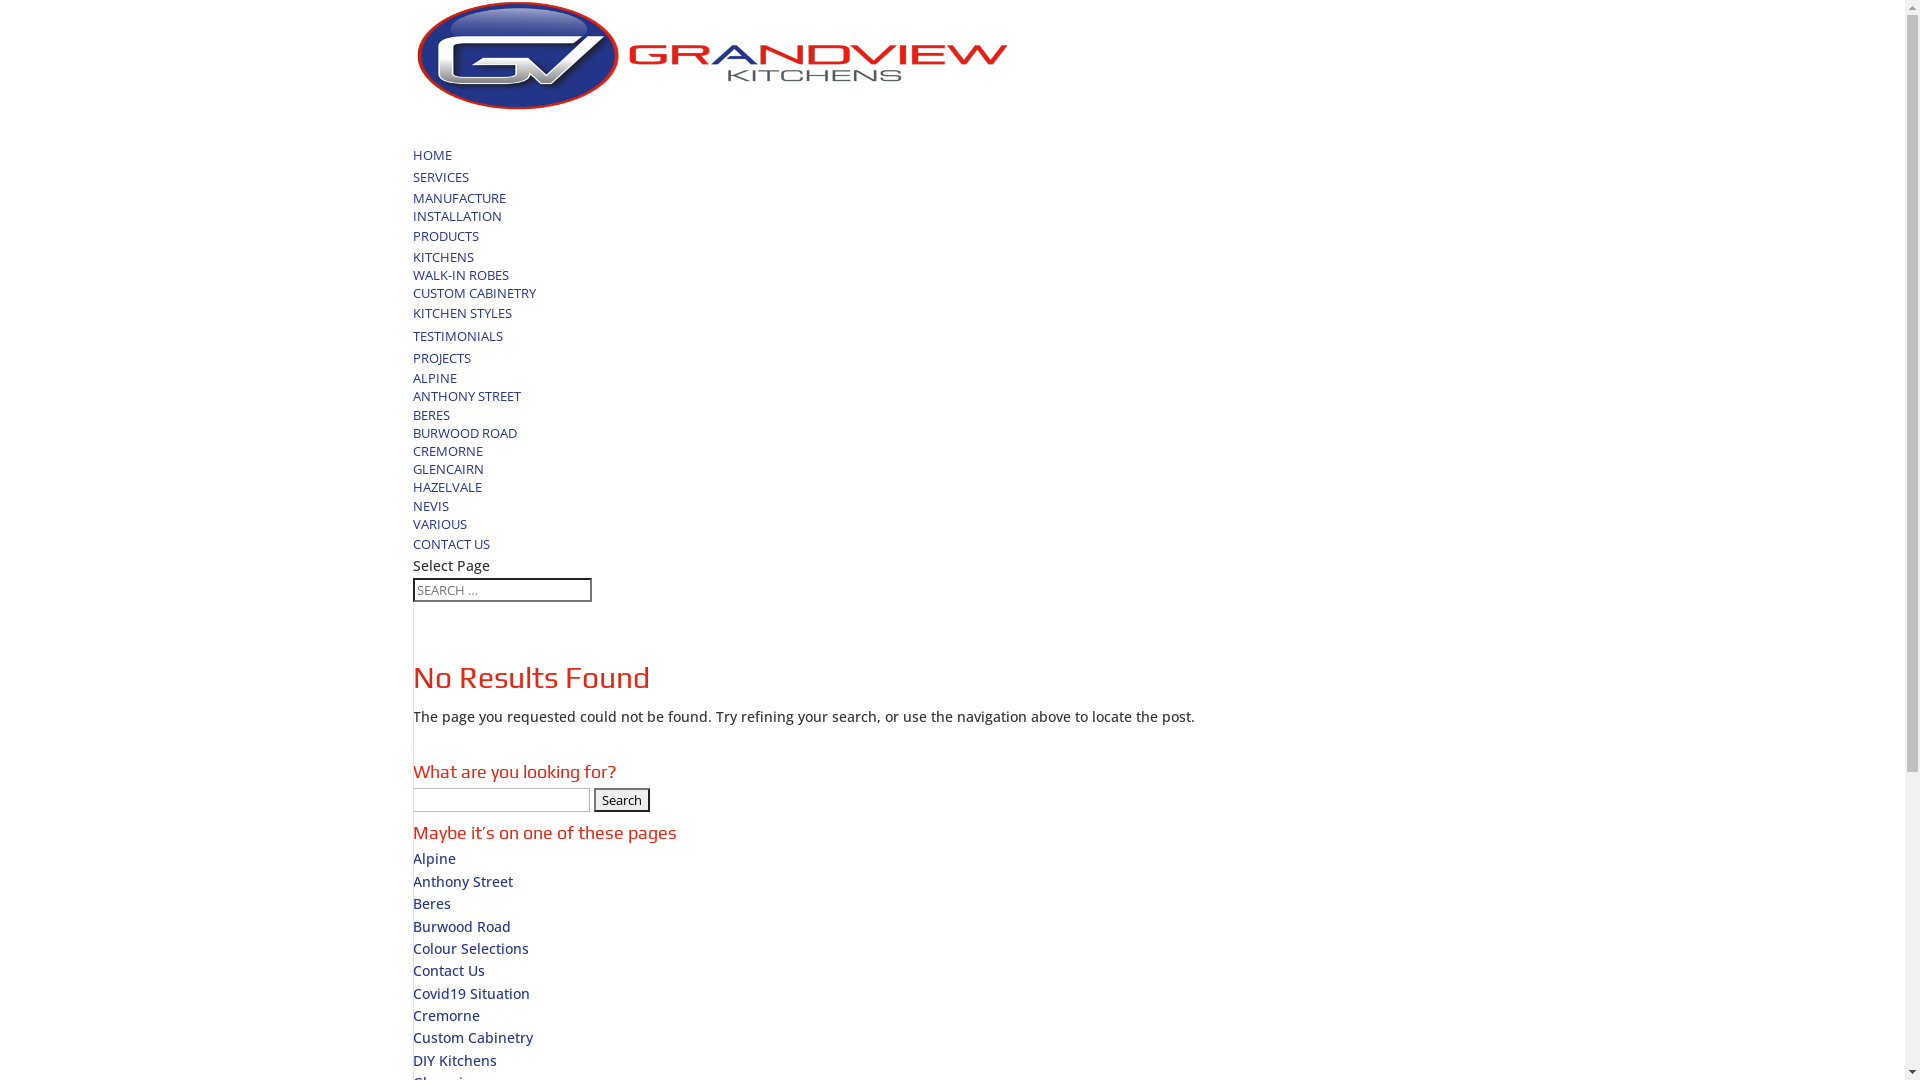 The height and width of the screenshot is (1080, 1920). Describe the element at coordinates (455, 216) in the screenshot. I see `'INSTALLATION'` at that location.